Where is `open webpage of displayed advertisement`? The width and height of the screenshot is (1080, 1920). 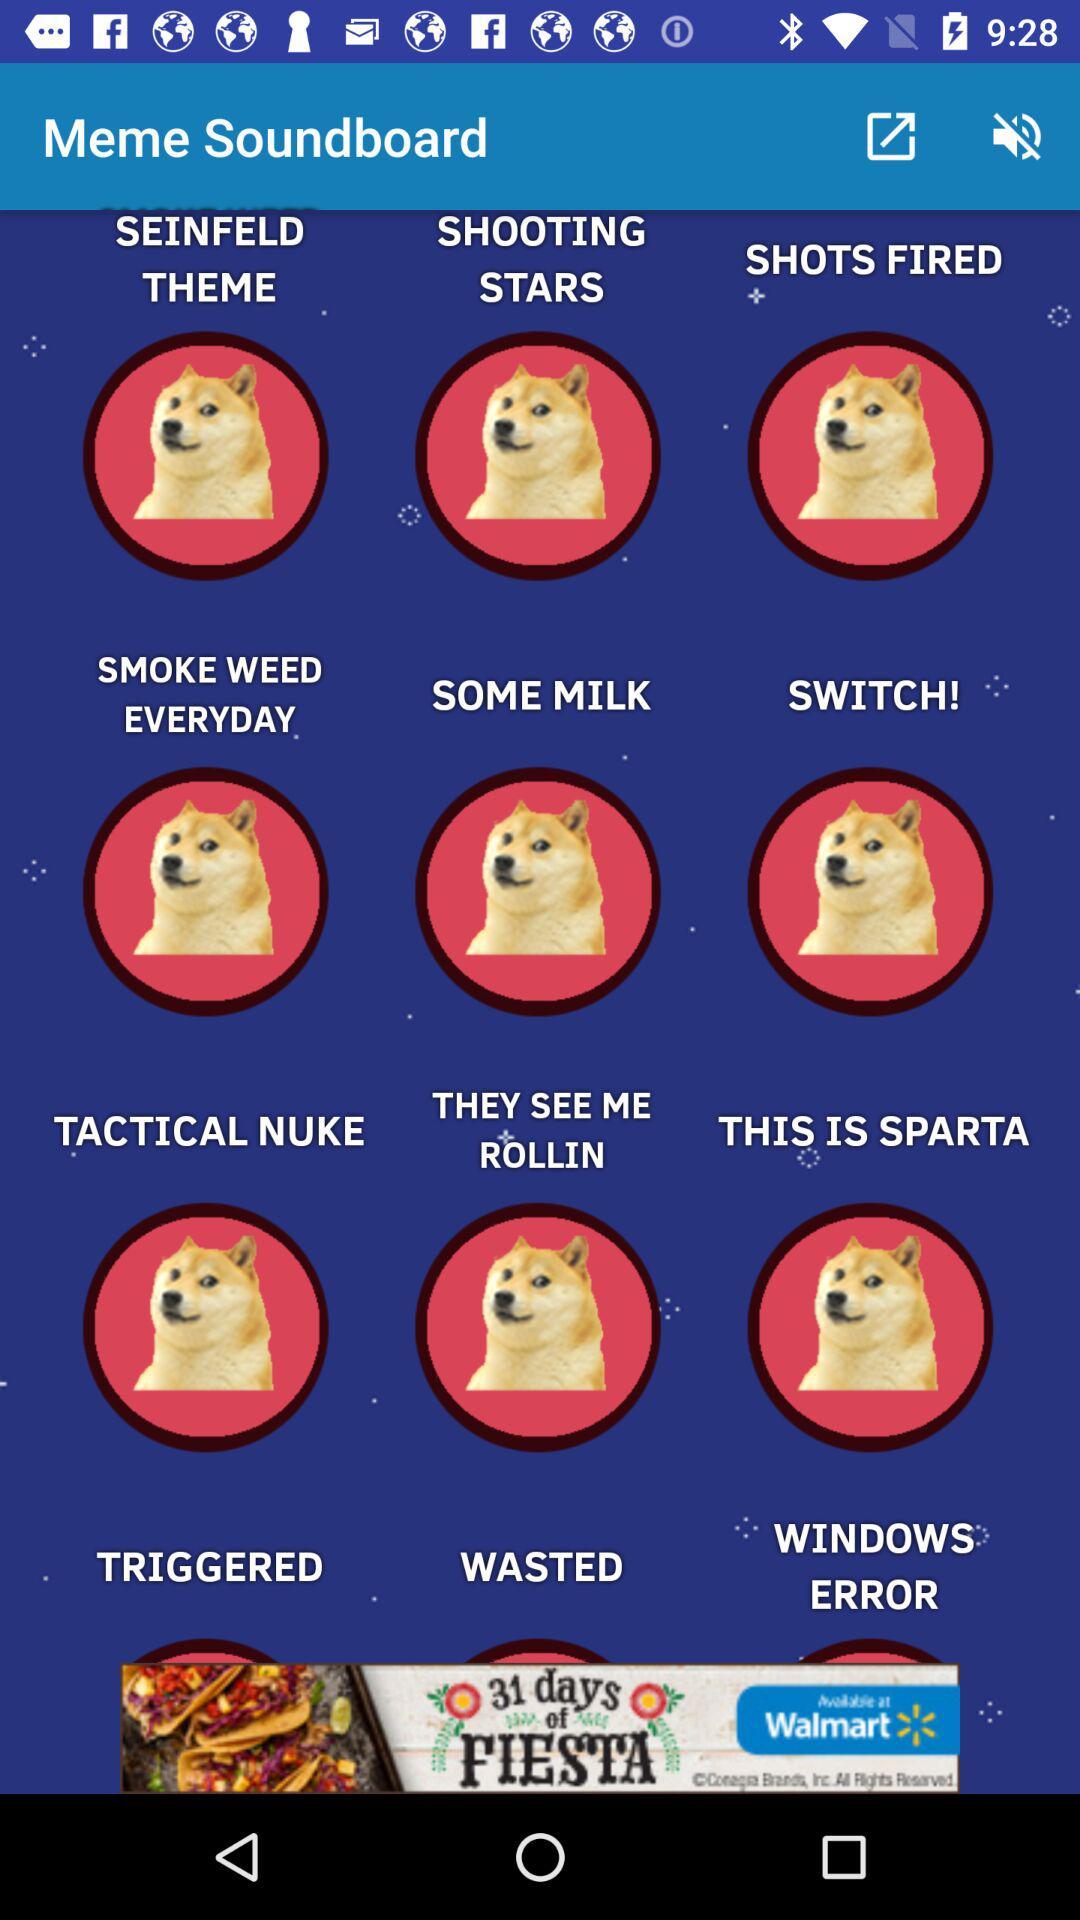 open webpage of displayed advertisement is located at coordinates (540, 1727).